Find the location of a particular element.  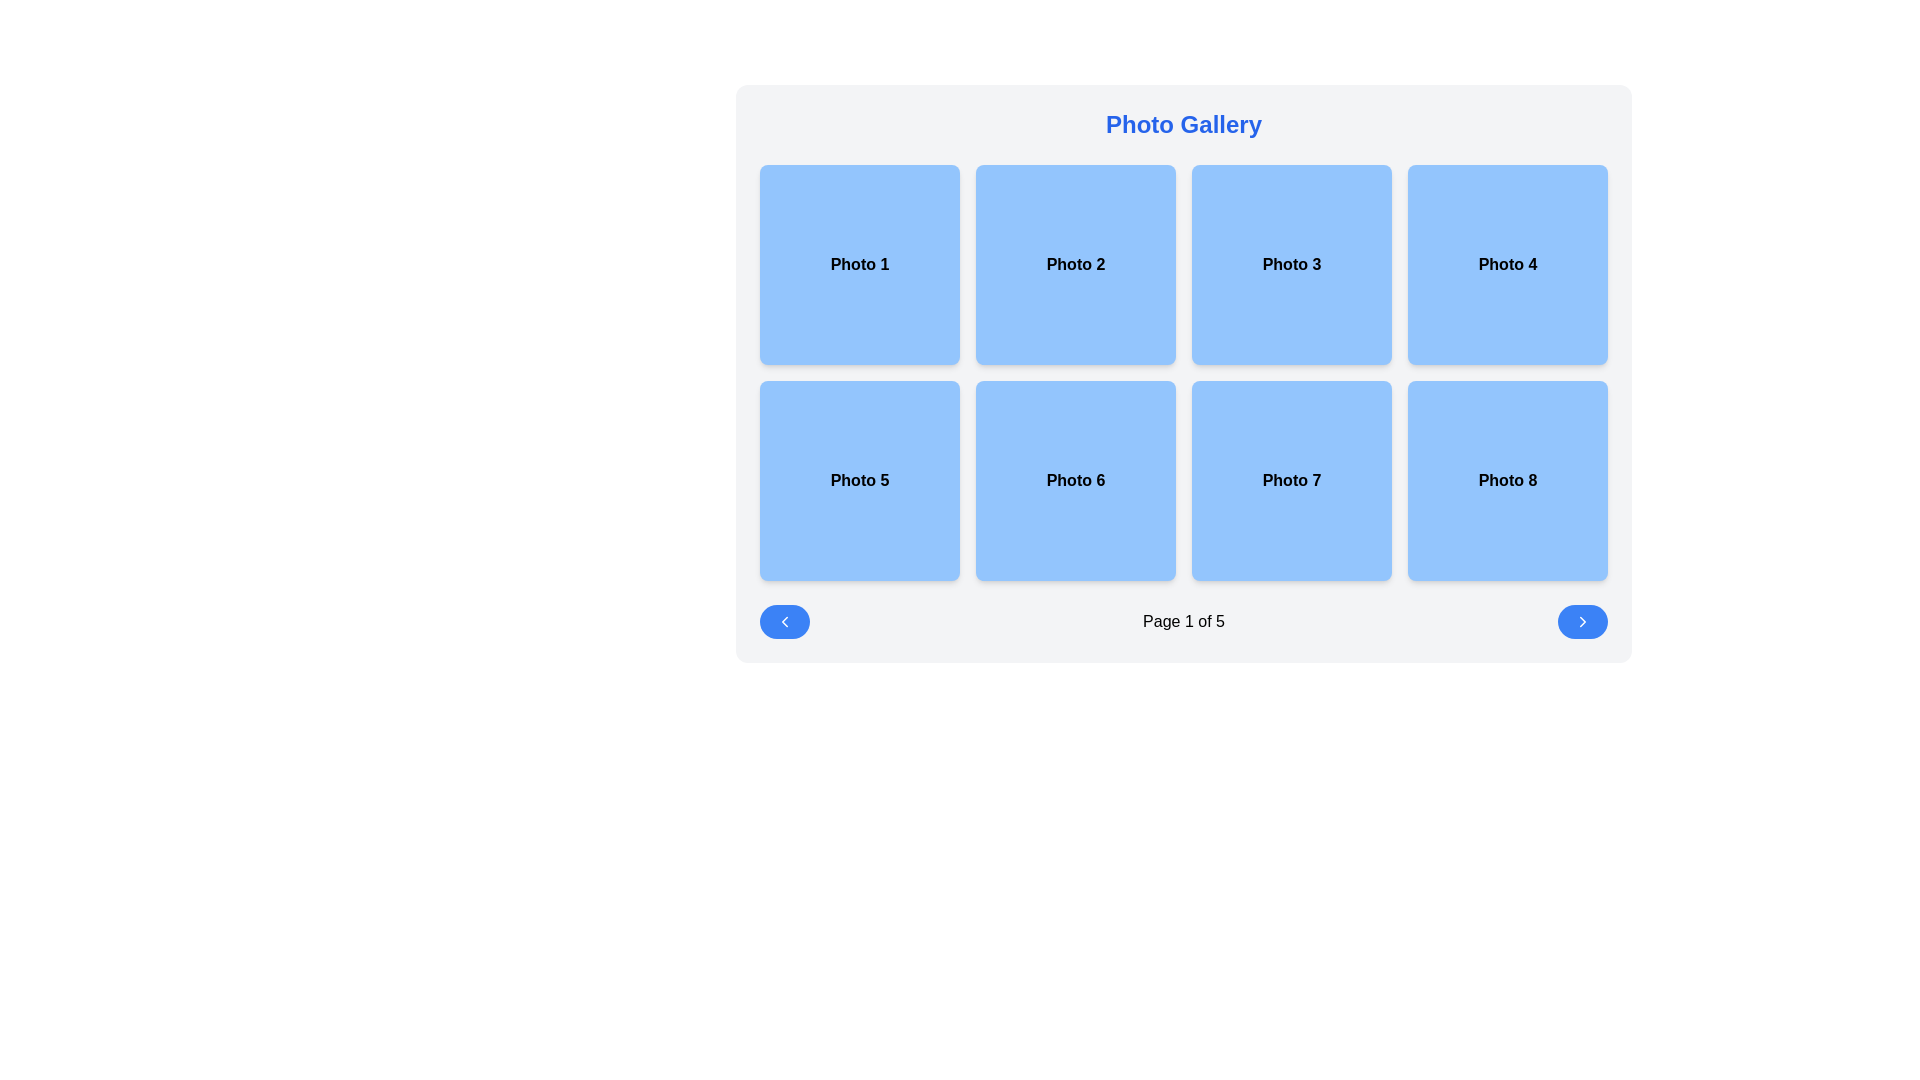

the 'Photo 3' button, which is the third item in the first row of a 4x2 grid layout is located at coordinates (1291, 264).